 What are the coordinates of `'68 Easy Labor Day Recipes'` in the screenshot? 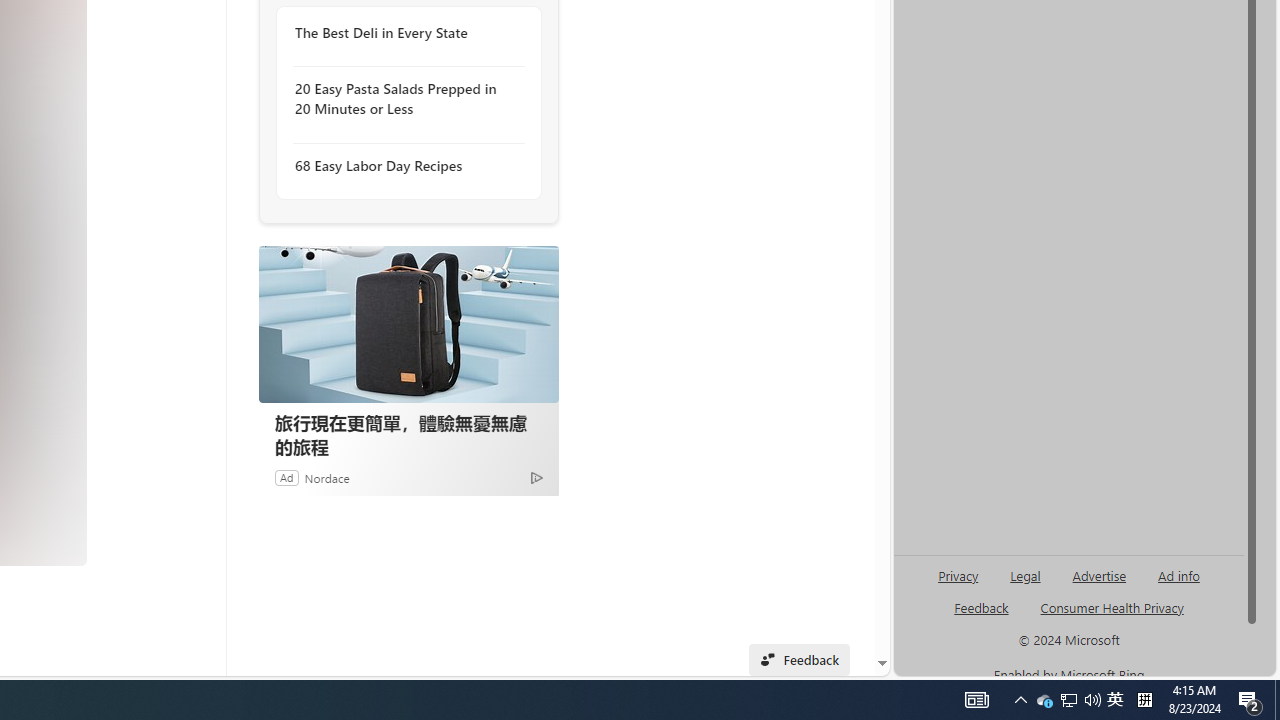 It's located at (402, 164).